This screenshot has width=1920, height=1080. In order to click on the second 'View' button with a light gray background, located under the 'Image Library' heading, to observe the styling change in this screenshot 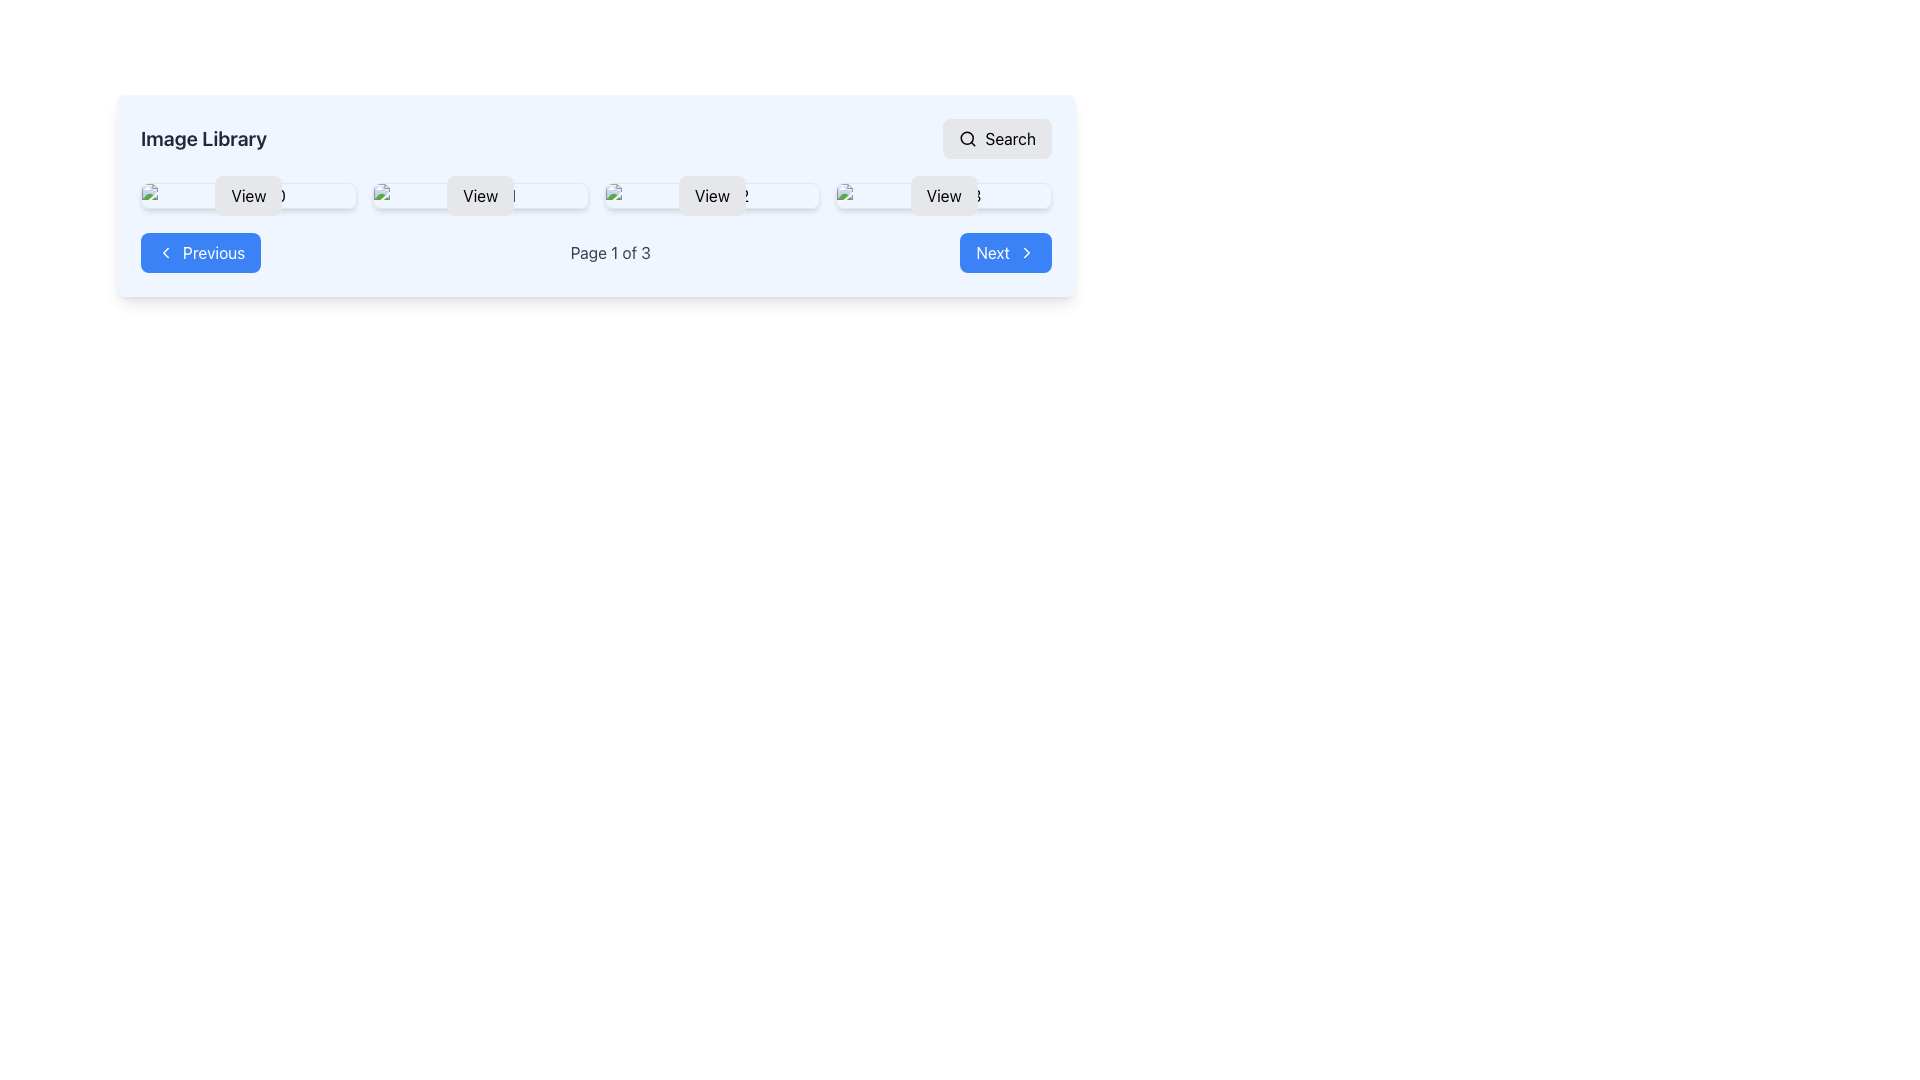, I will do `click(480, 196)`.